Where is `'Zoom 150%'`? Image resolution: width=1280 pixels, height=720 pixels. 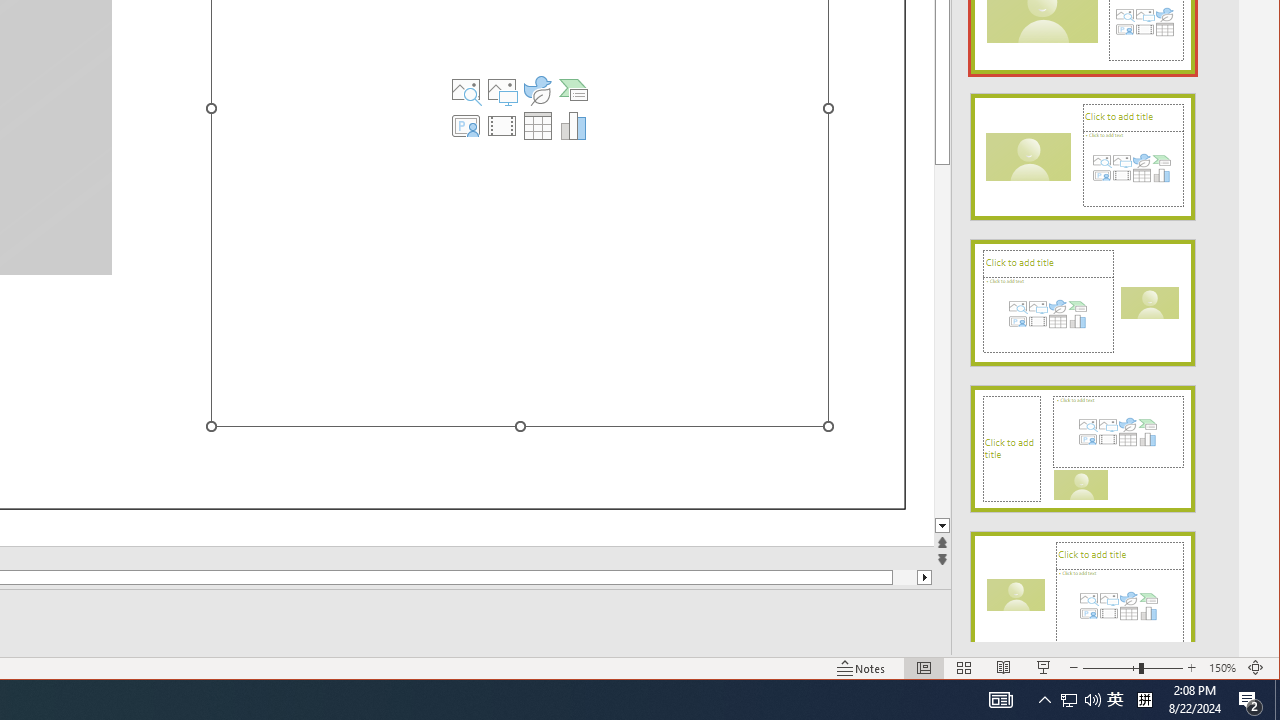 'Zoom 150%' is located at coordinates (1221, 668).